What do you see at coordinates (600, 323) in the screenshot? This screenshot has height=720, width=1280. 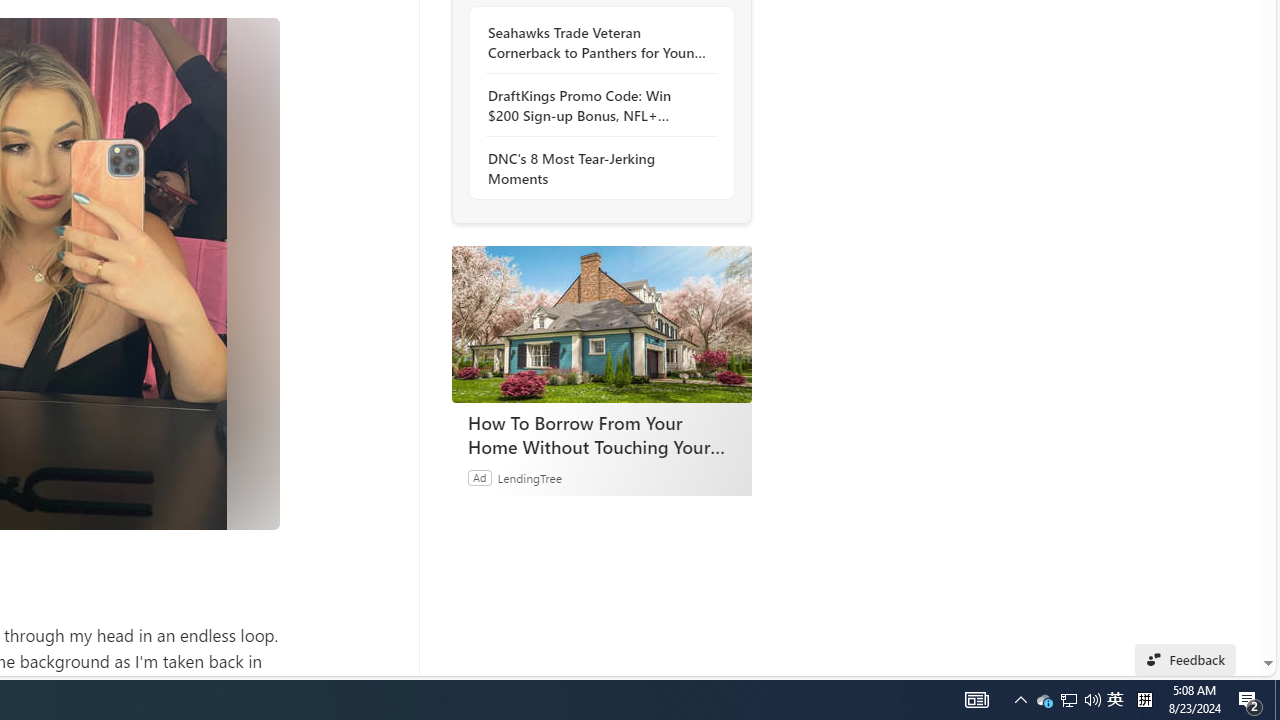 I see `'How To Borrow From Your Home Without Touching Your Mortgage'` at bounding box center [600, 323].